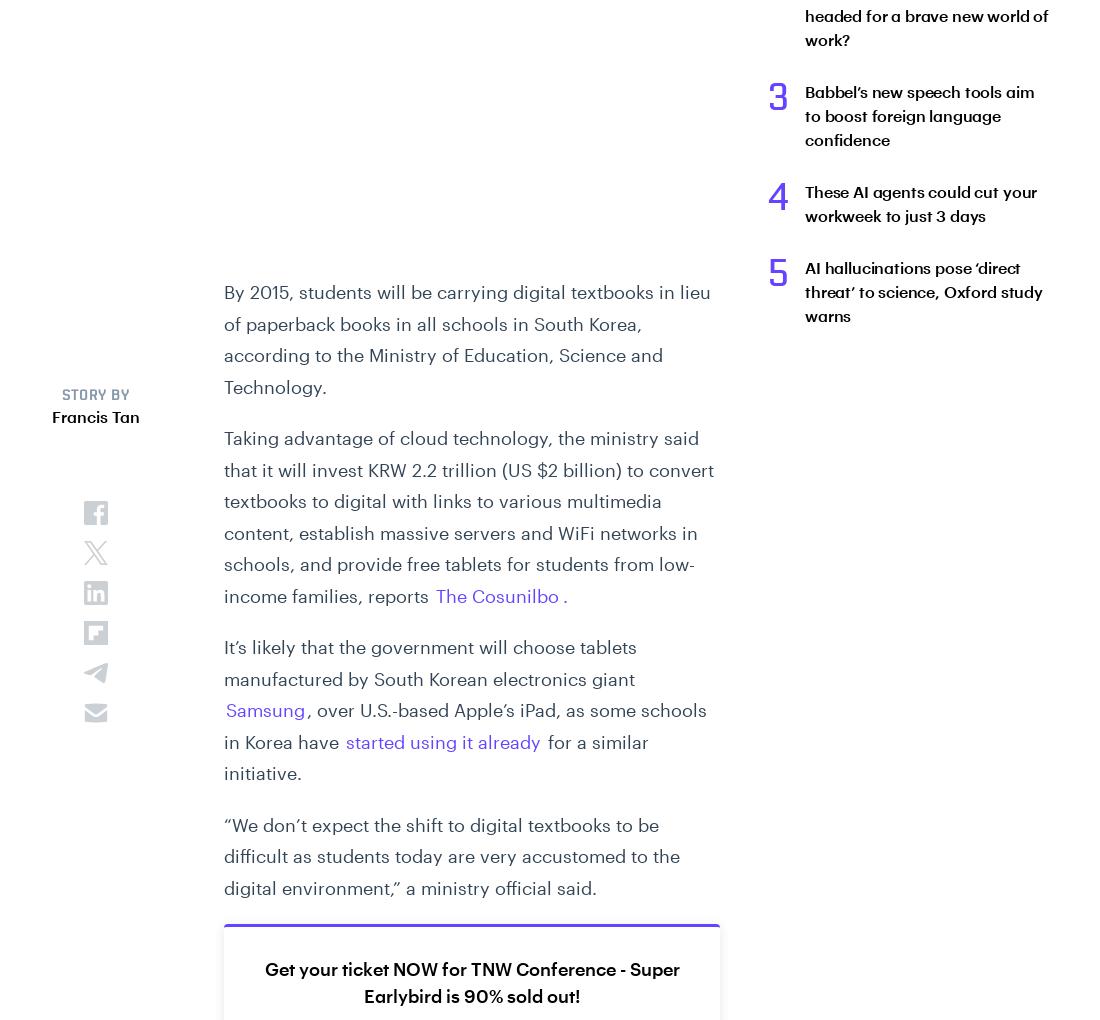 The width and height of the screenshot is (1100, 1020). Describe the element at coordinates (265, 709) in the screenshot. I see `'Samsung'` at that location.